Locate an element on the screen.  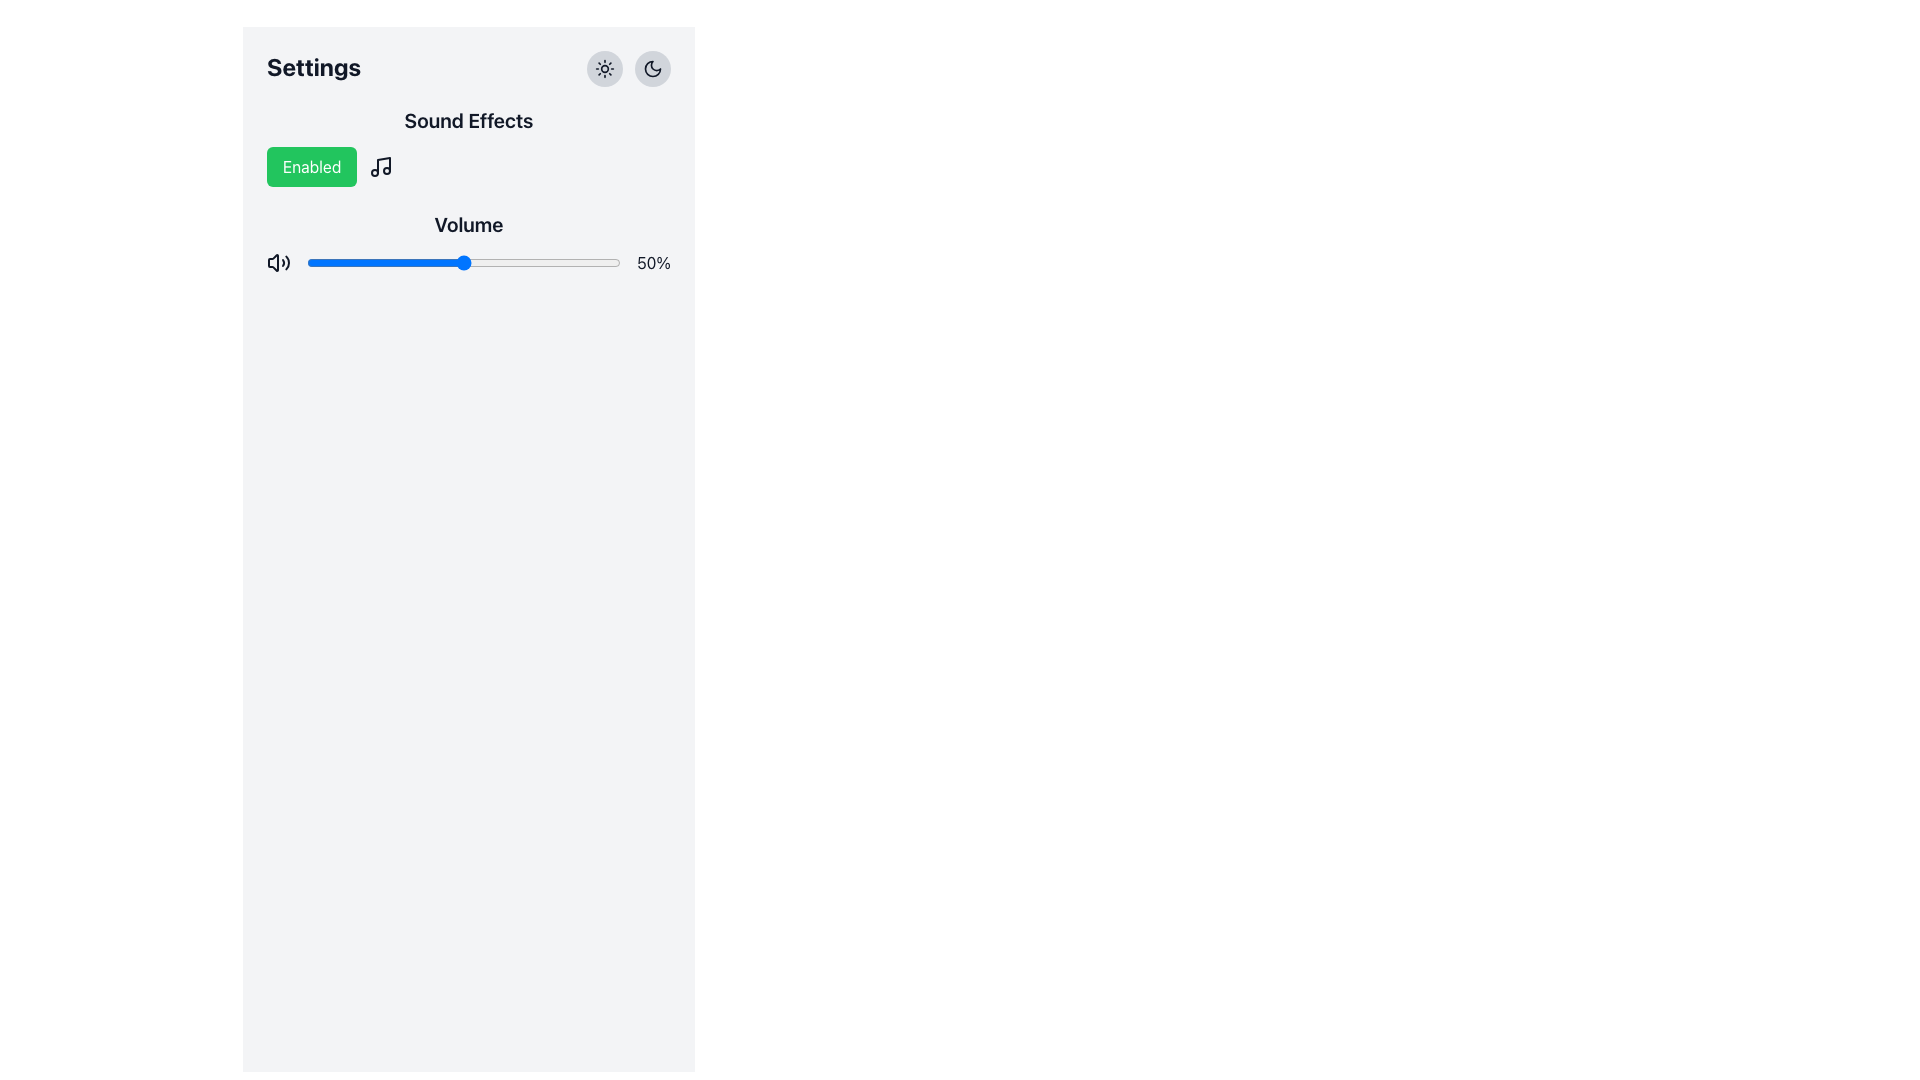
the slider is located at coordinates (366, 261).